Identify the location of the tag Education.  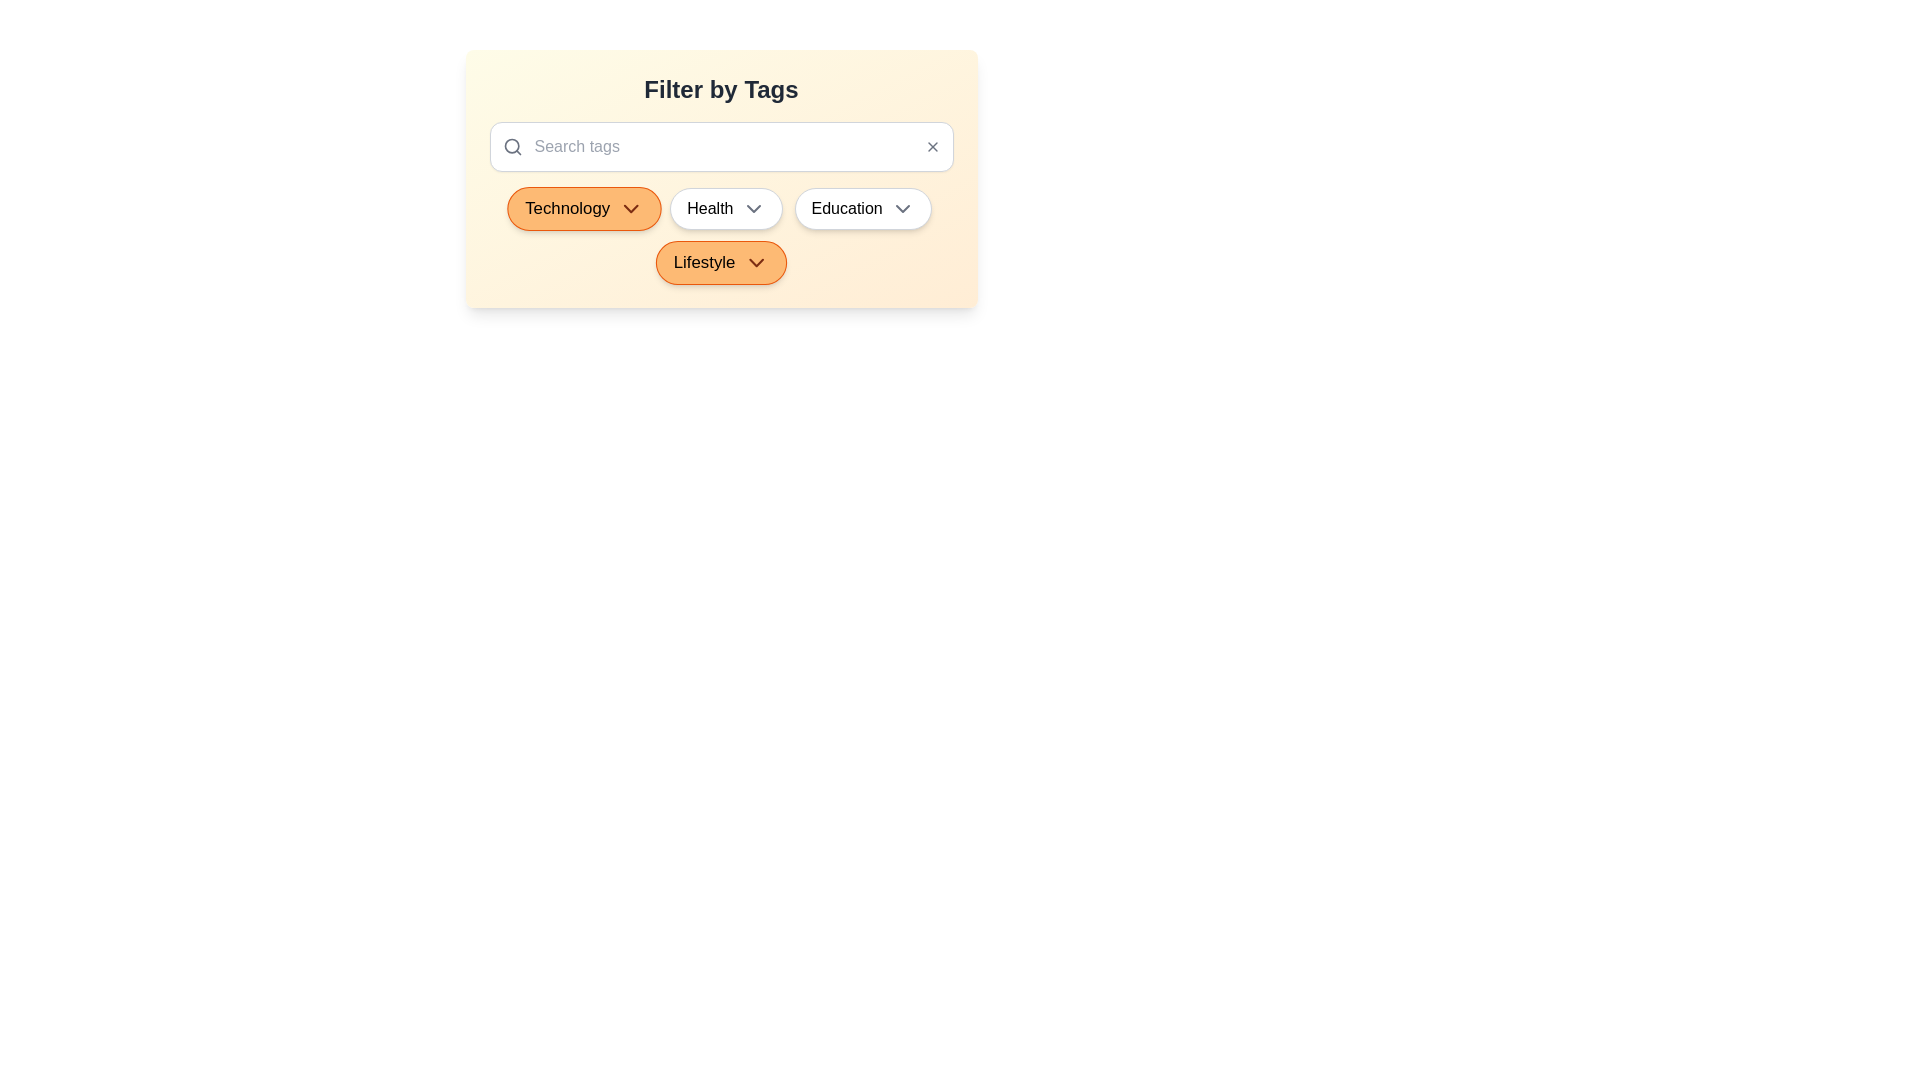
(863, 208).